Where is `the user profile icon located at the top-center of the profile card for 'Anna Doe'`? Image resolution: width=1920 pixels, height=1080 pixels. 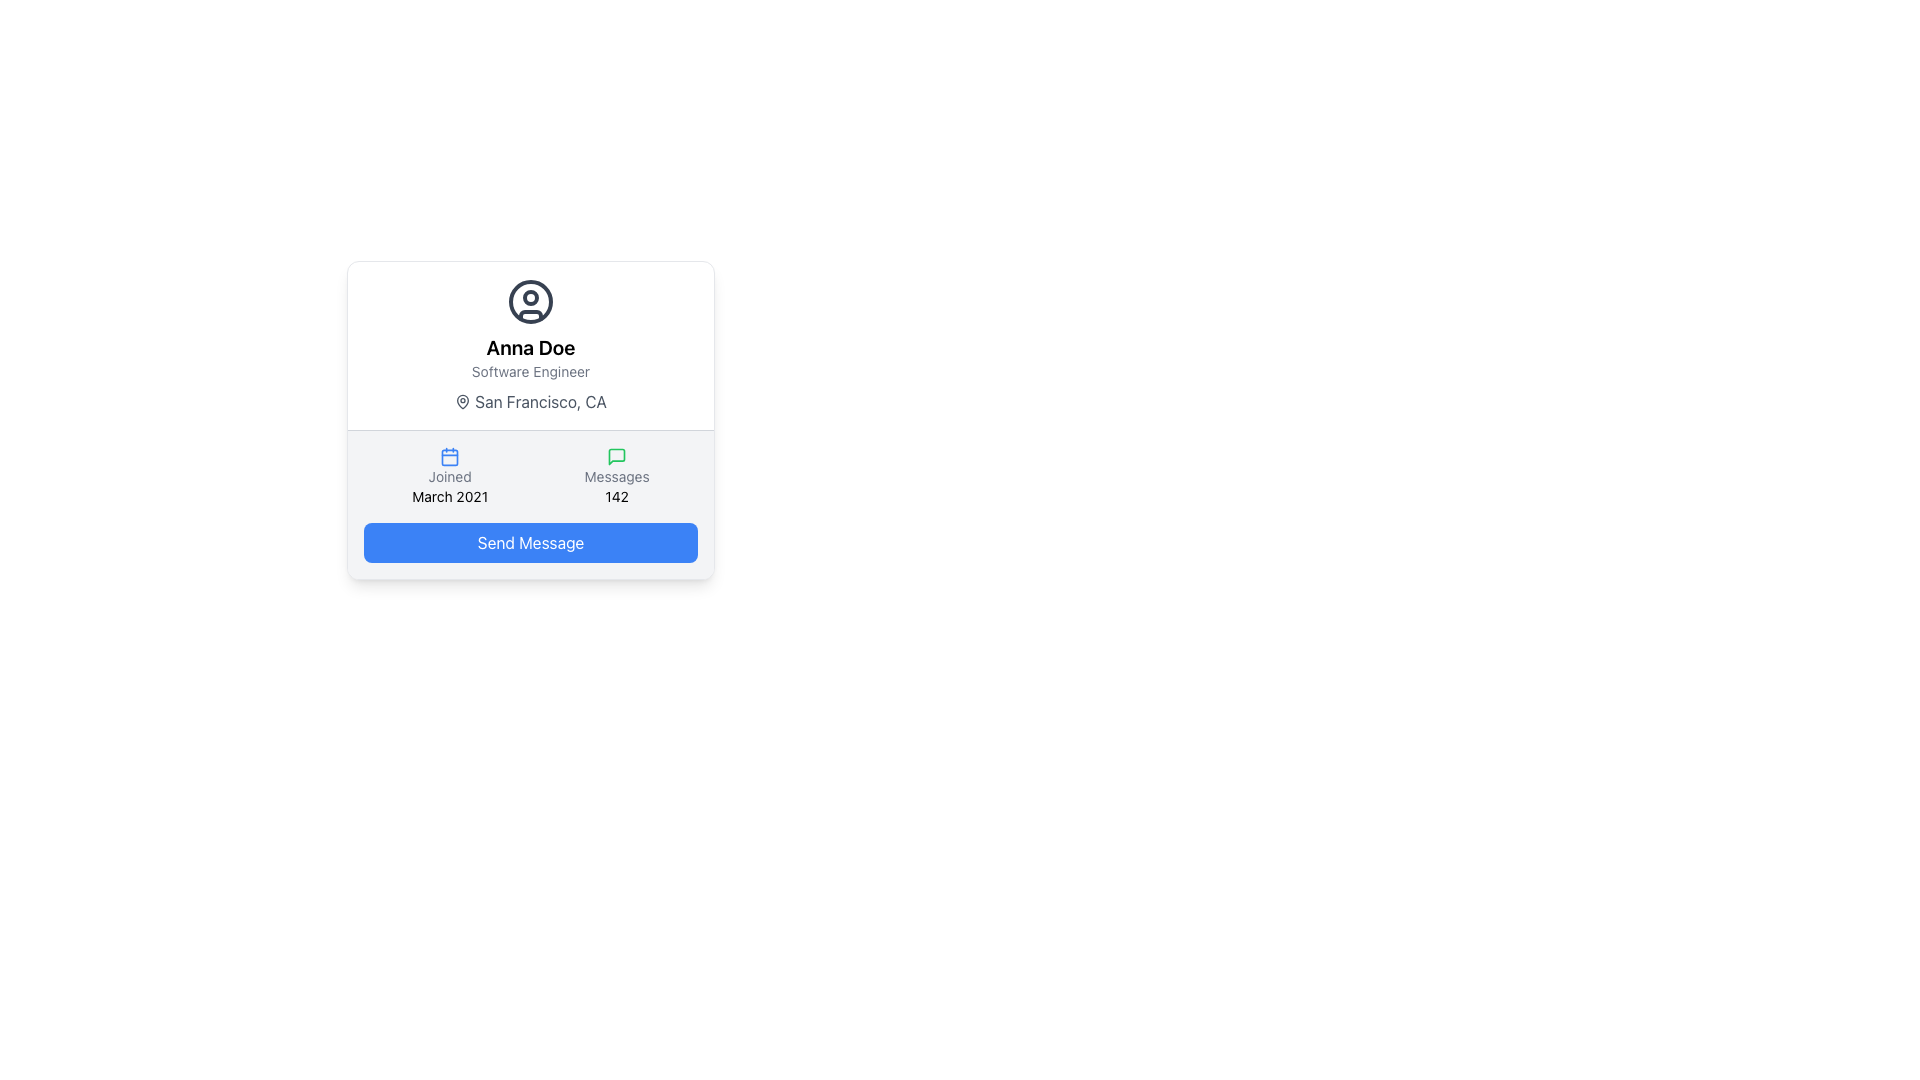
the user profile icon located at the top-center of the profile card for 'Anna Doe' is located at coordinates (531, 301).